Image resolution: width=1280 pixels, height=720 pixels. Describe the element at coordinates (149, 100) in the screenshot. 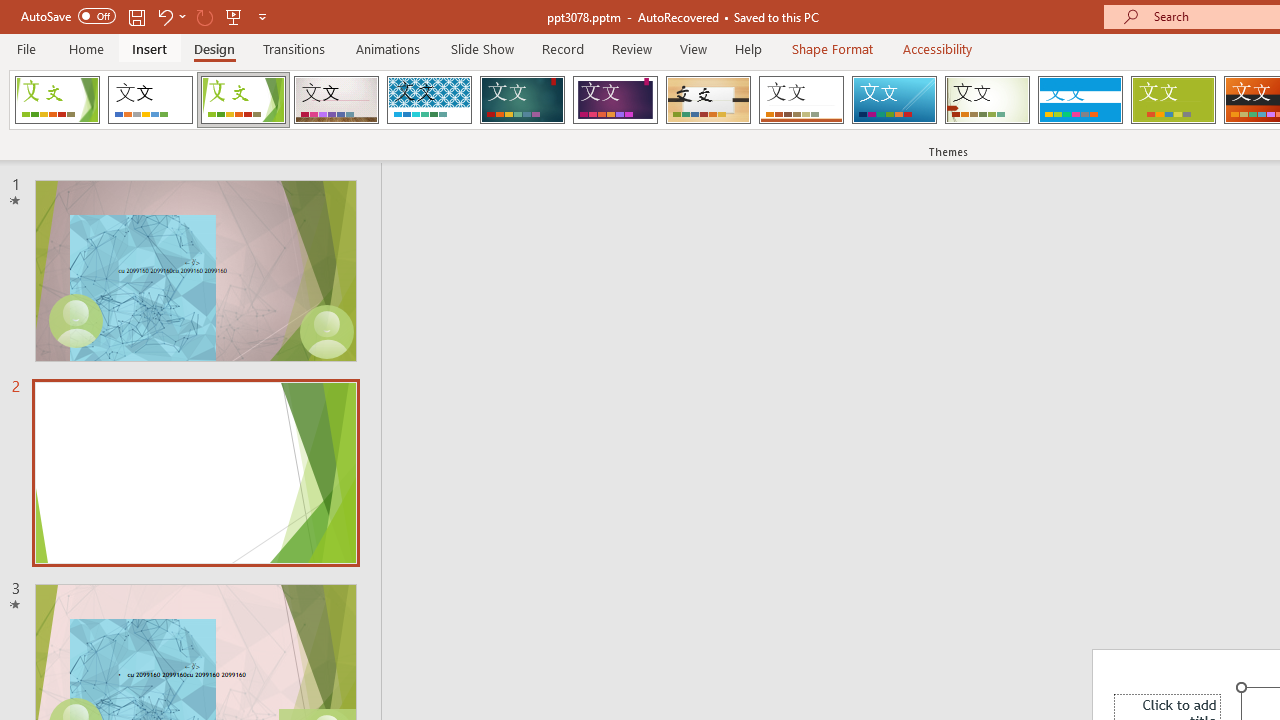

I see `'Office Theme'` at that location.